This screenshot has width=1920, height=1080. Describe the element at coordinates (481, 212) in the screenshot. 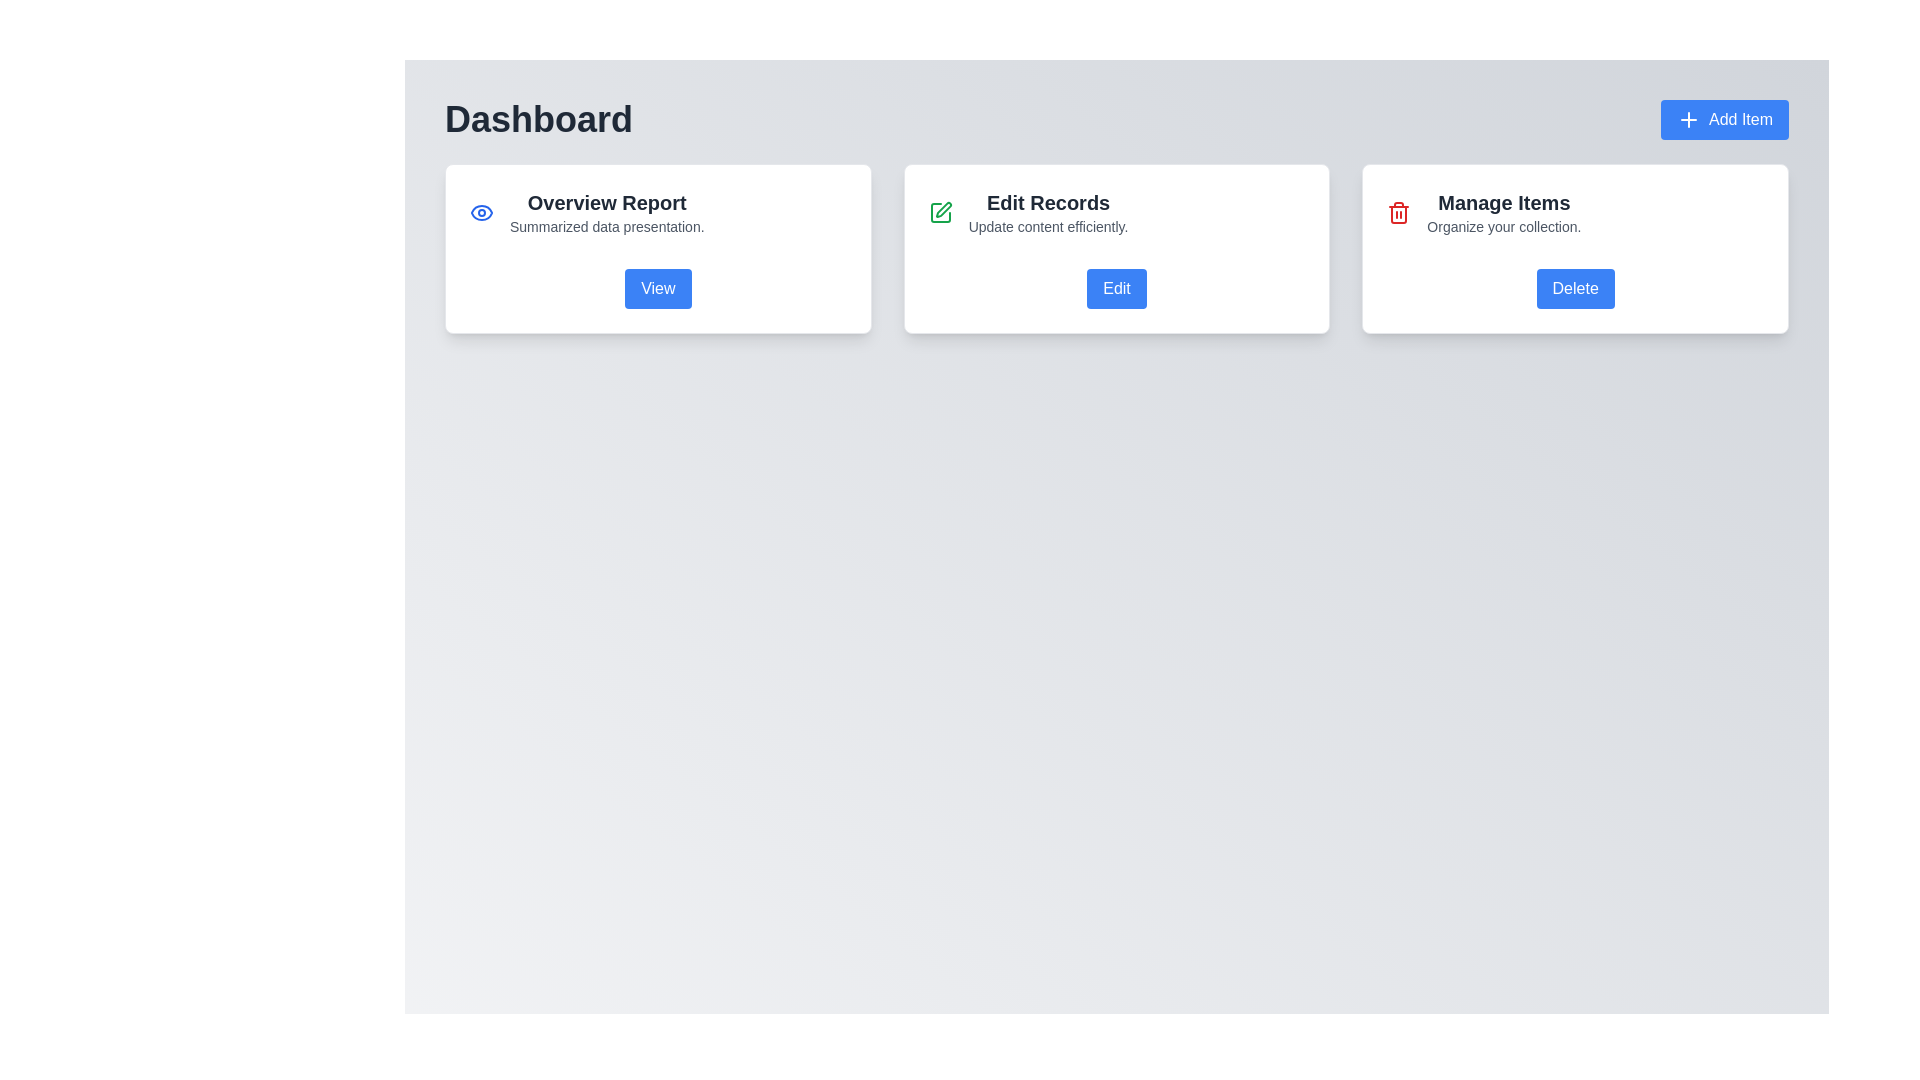

I see `the blue eye icon located at the top-left corner of the 'Overview Report' card` at that location.